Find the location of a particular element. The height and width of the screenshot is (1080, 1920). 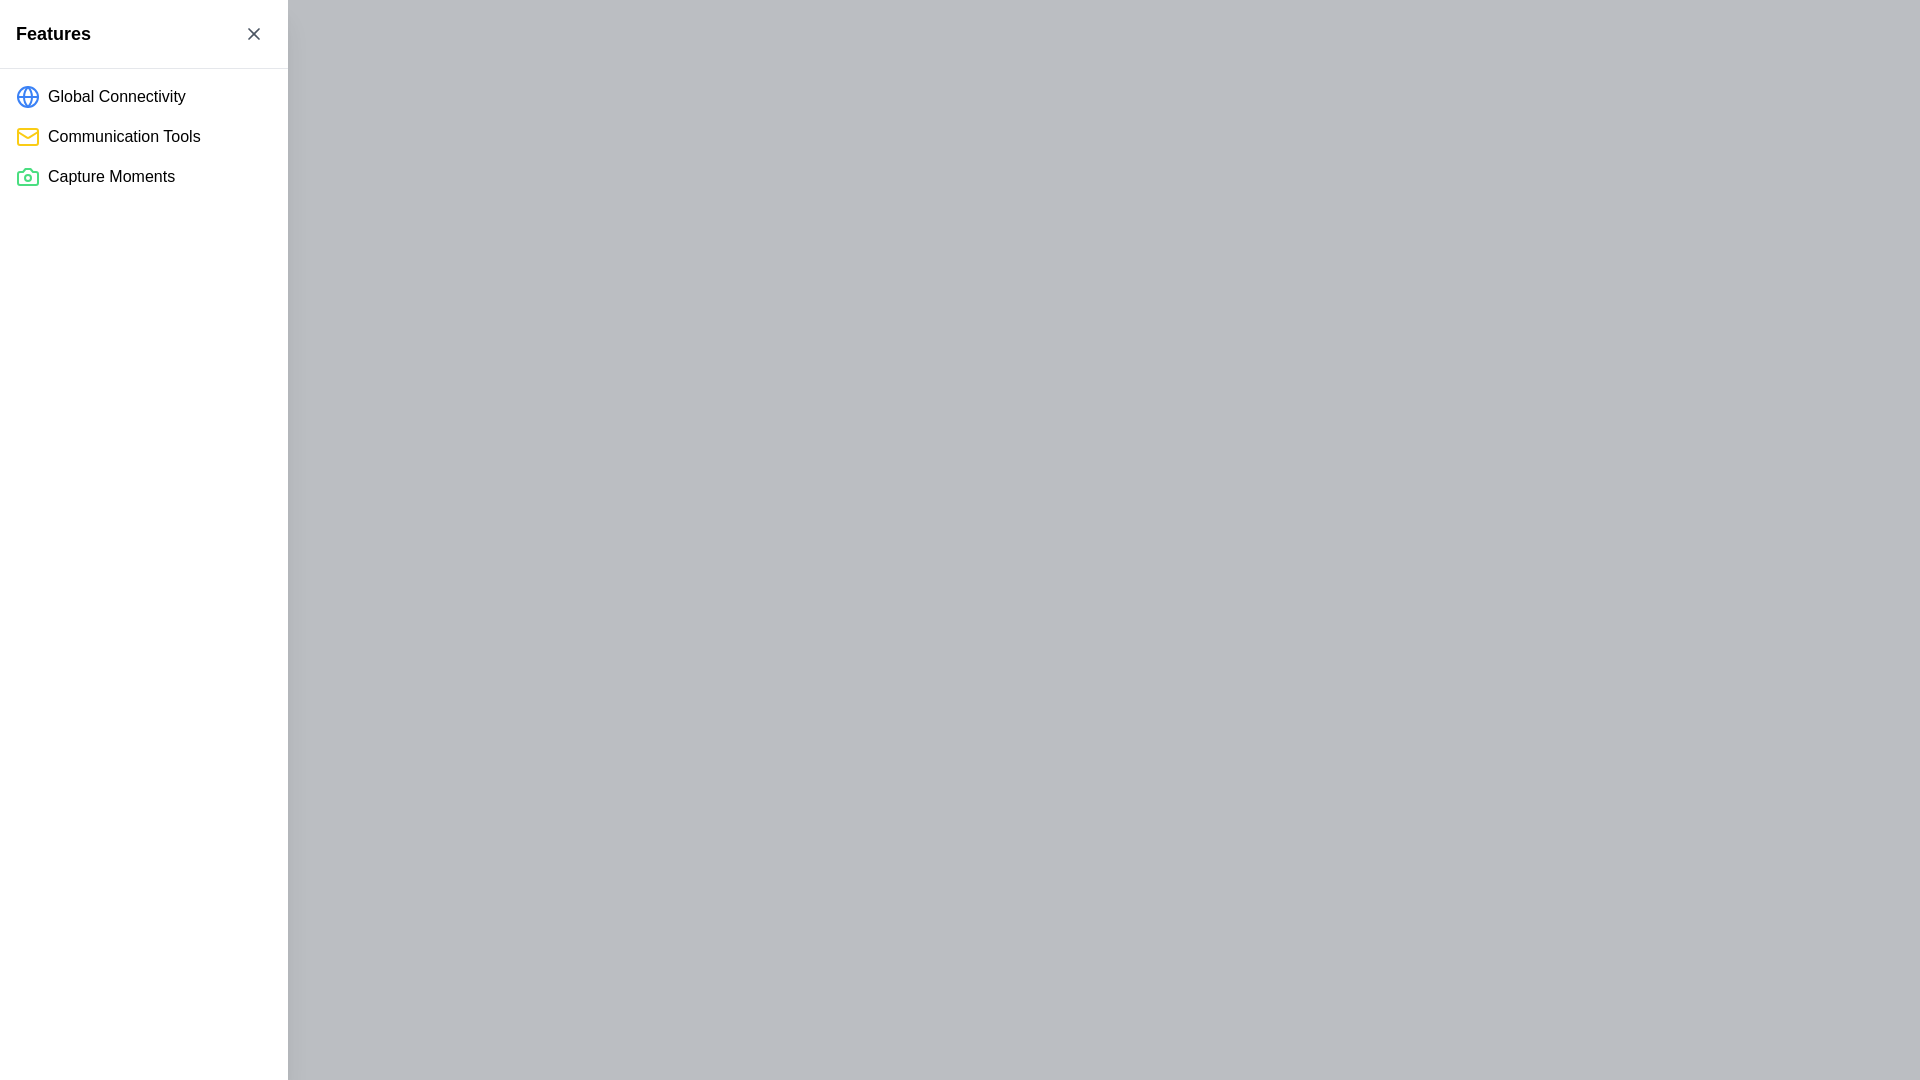

the close icon button resembling an 'X' located in the top-right corner of the sidebar above the 'Features' title is located at coordinates (253, 34).